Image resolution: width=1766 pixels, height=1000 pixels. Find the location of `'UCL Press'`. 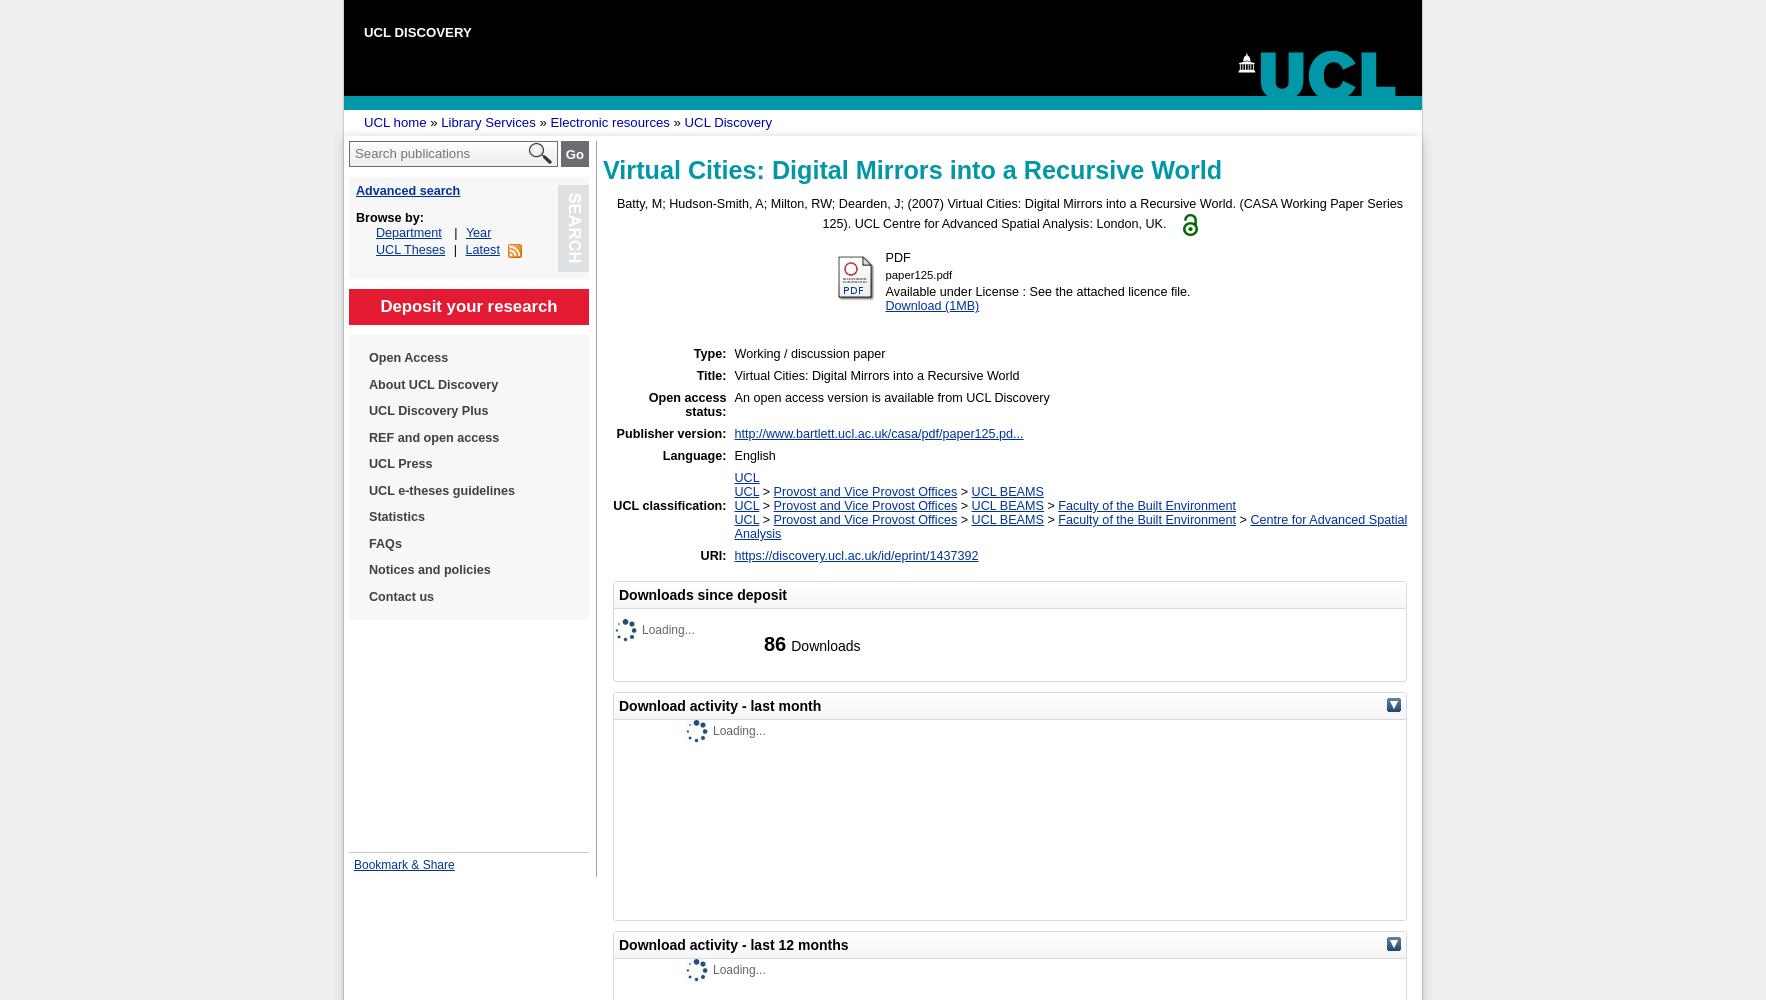

'UCL Press' is located at coordinates (399, 463).